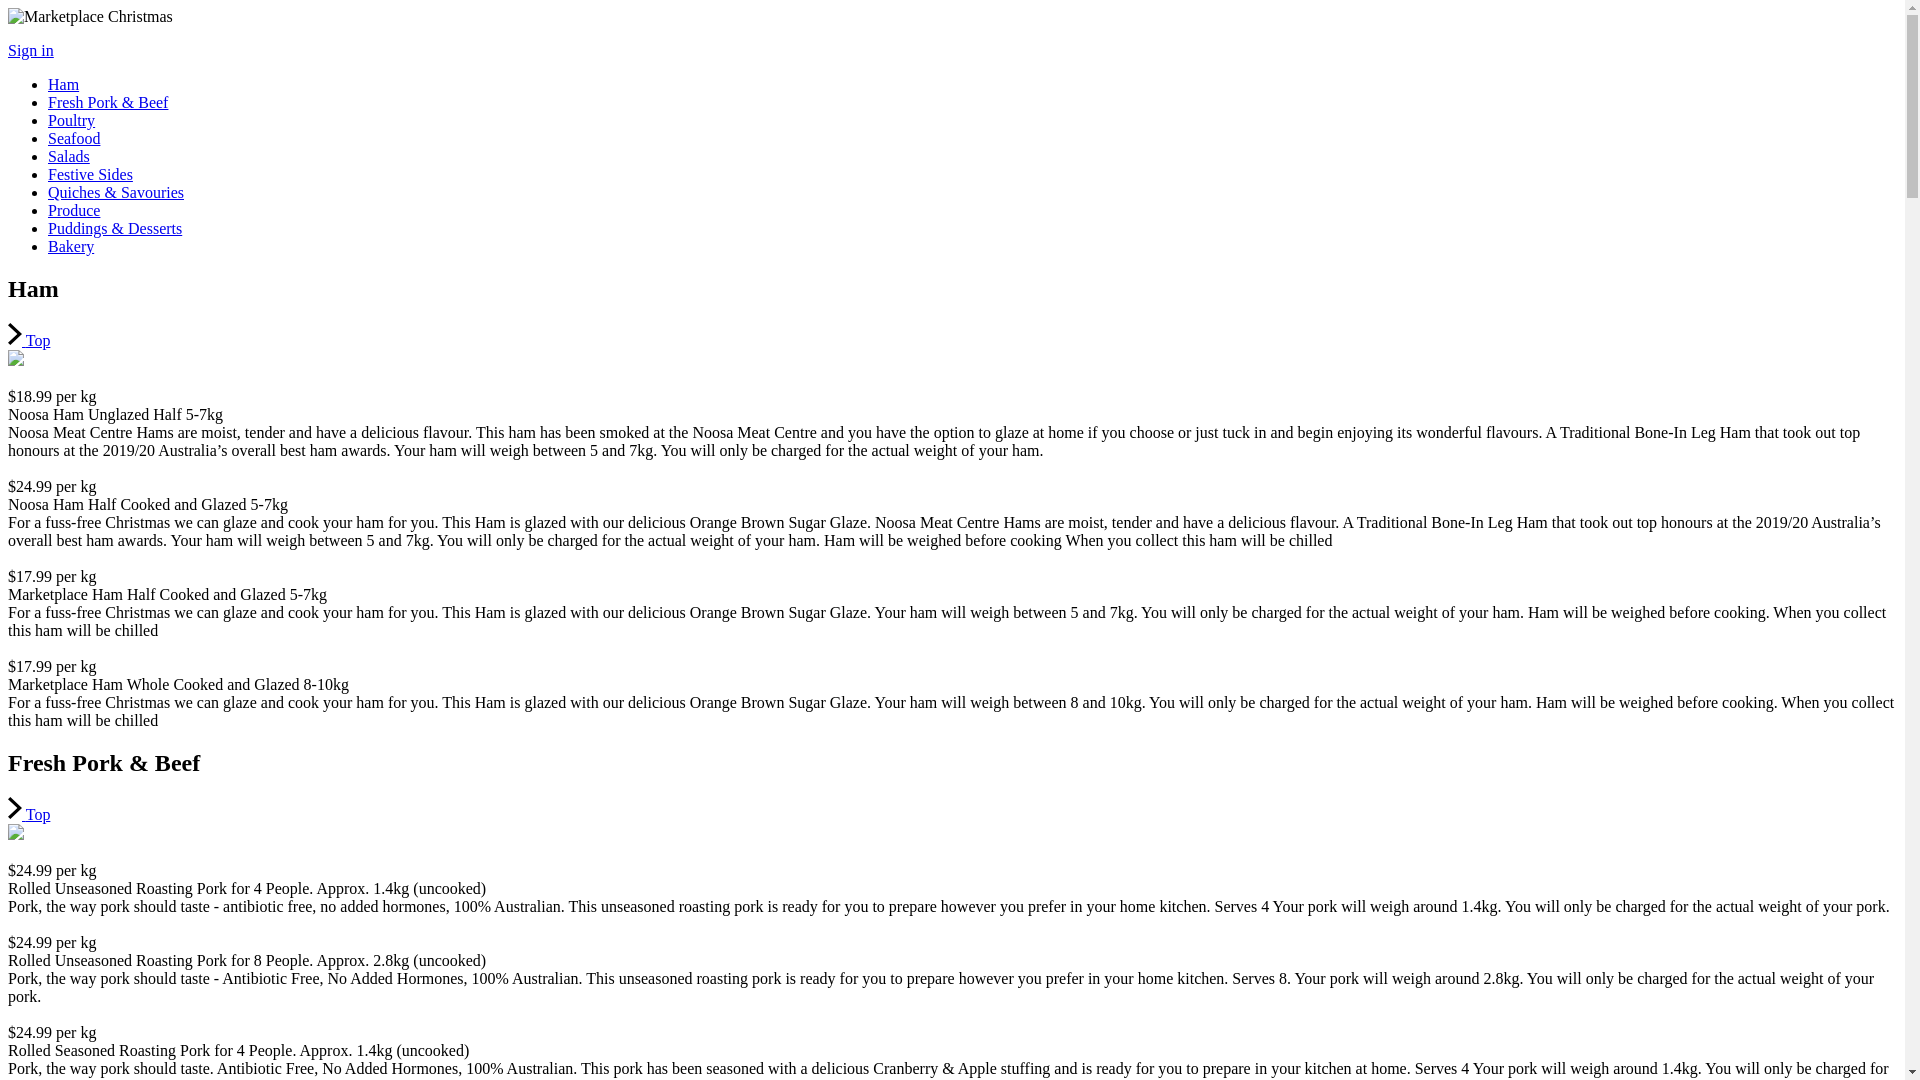 This screenshot has width=1920, height=1080. What do you see at coordinates (63, 83) in the screenshot?
I see `'Ham'` at bounding box center [63, 83].